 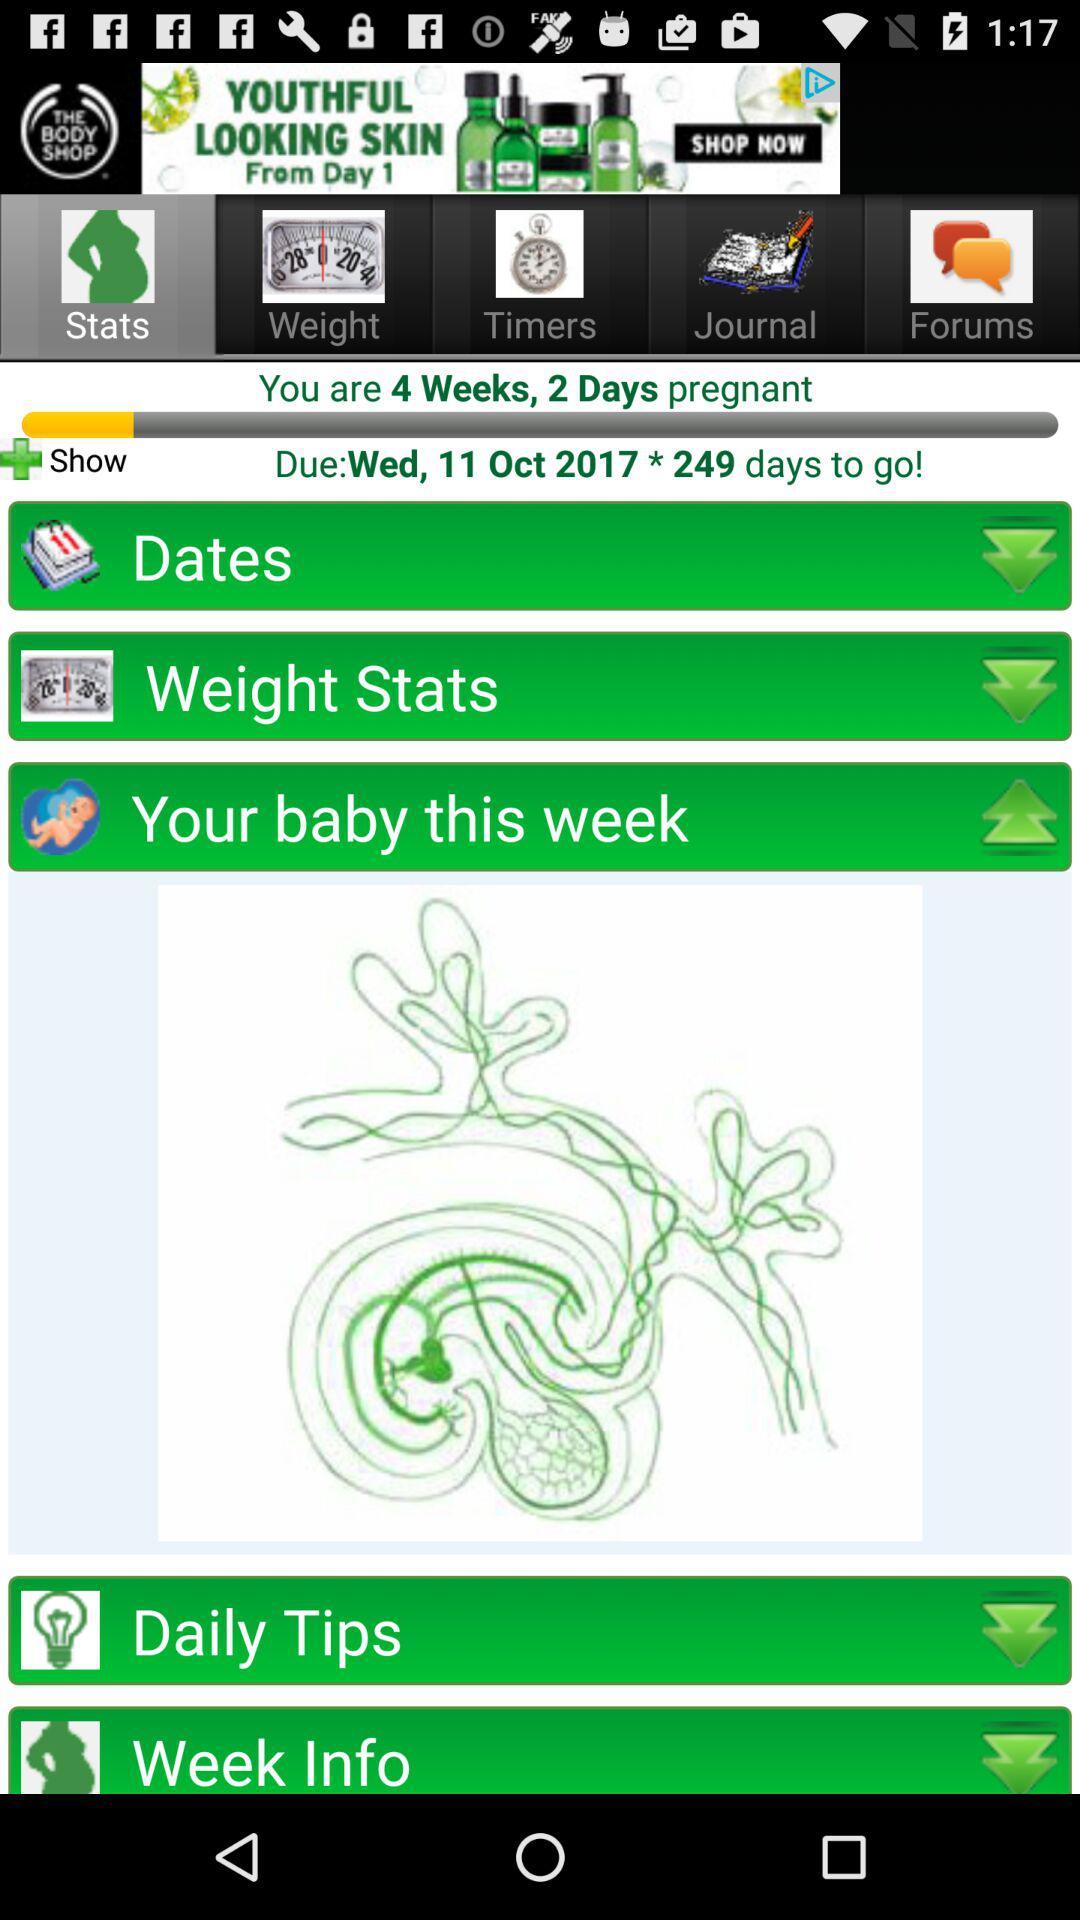 I want to click on advertisement area, so click(x=419, y=127).